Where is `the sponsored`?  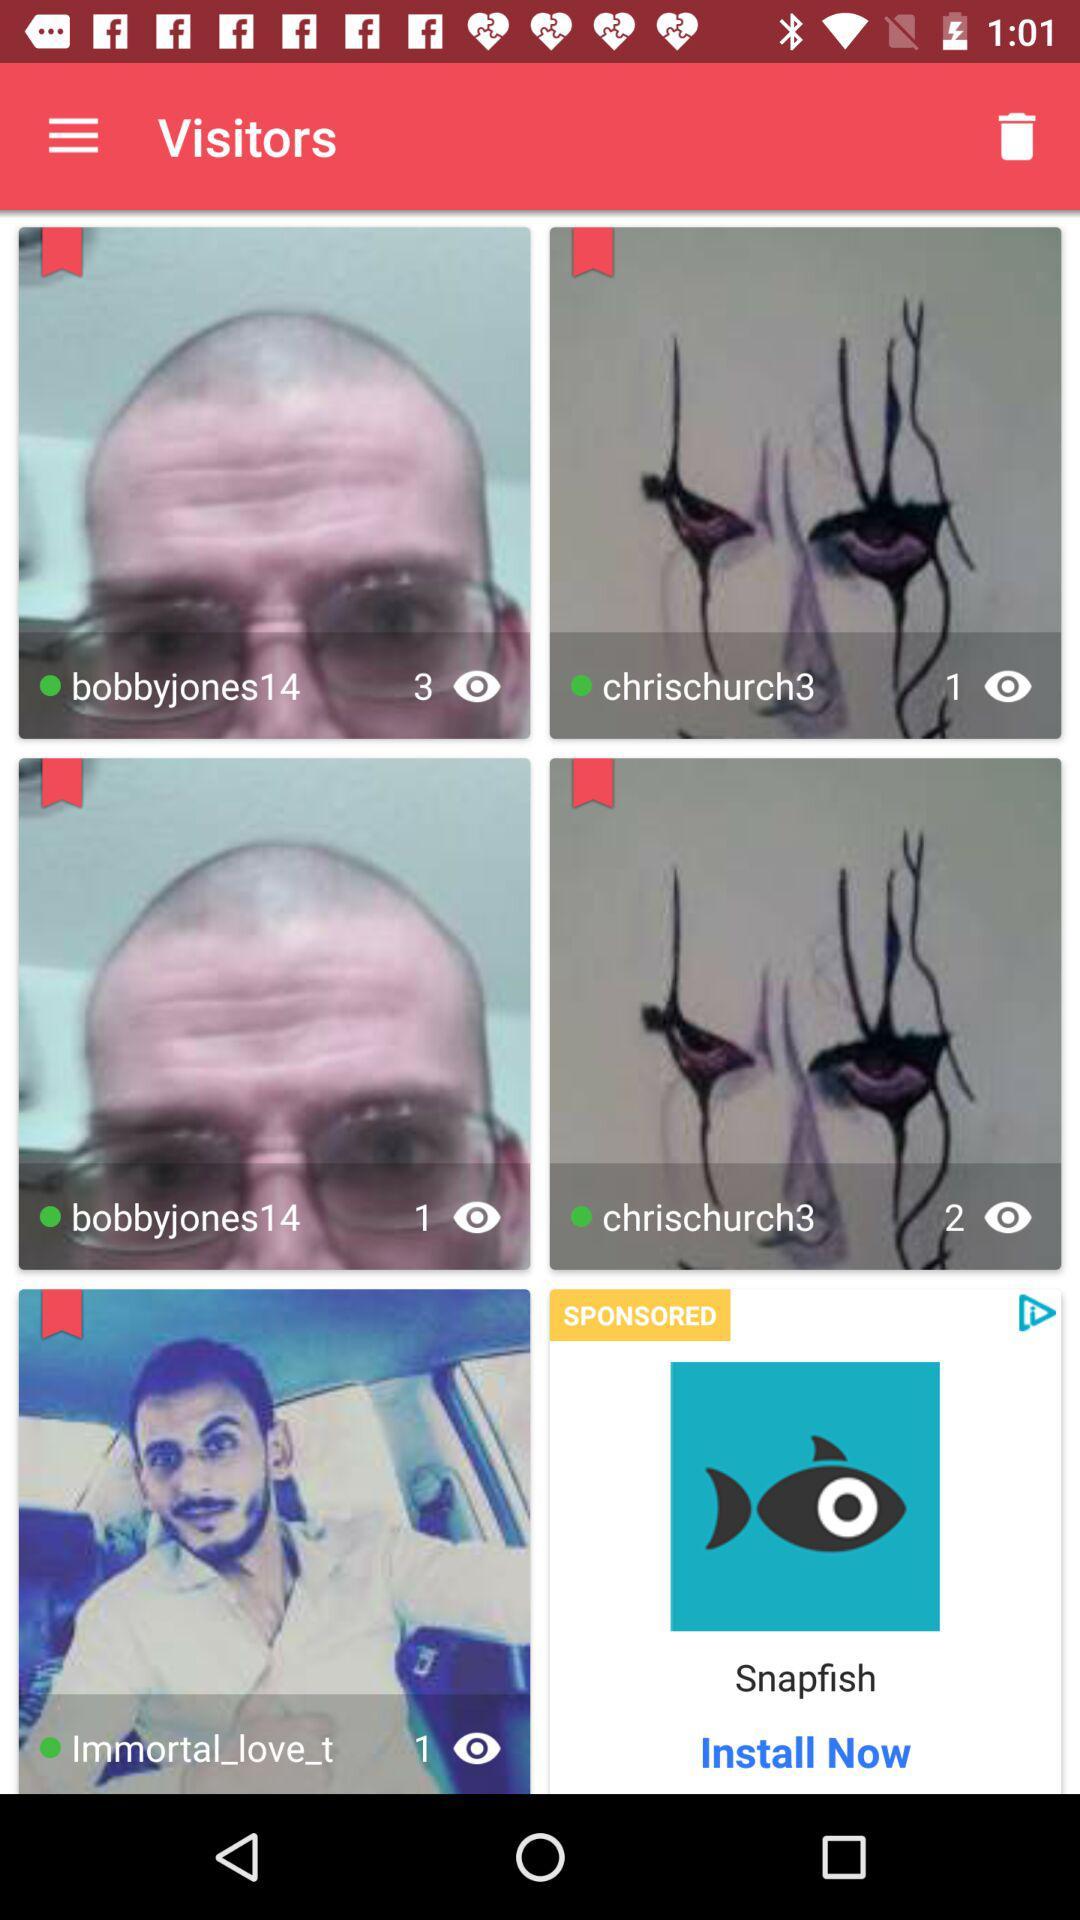
the sponsored is located at coordinates (640, 1315).